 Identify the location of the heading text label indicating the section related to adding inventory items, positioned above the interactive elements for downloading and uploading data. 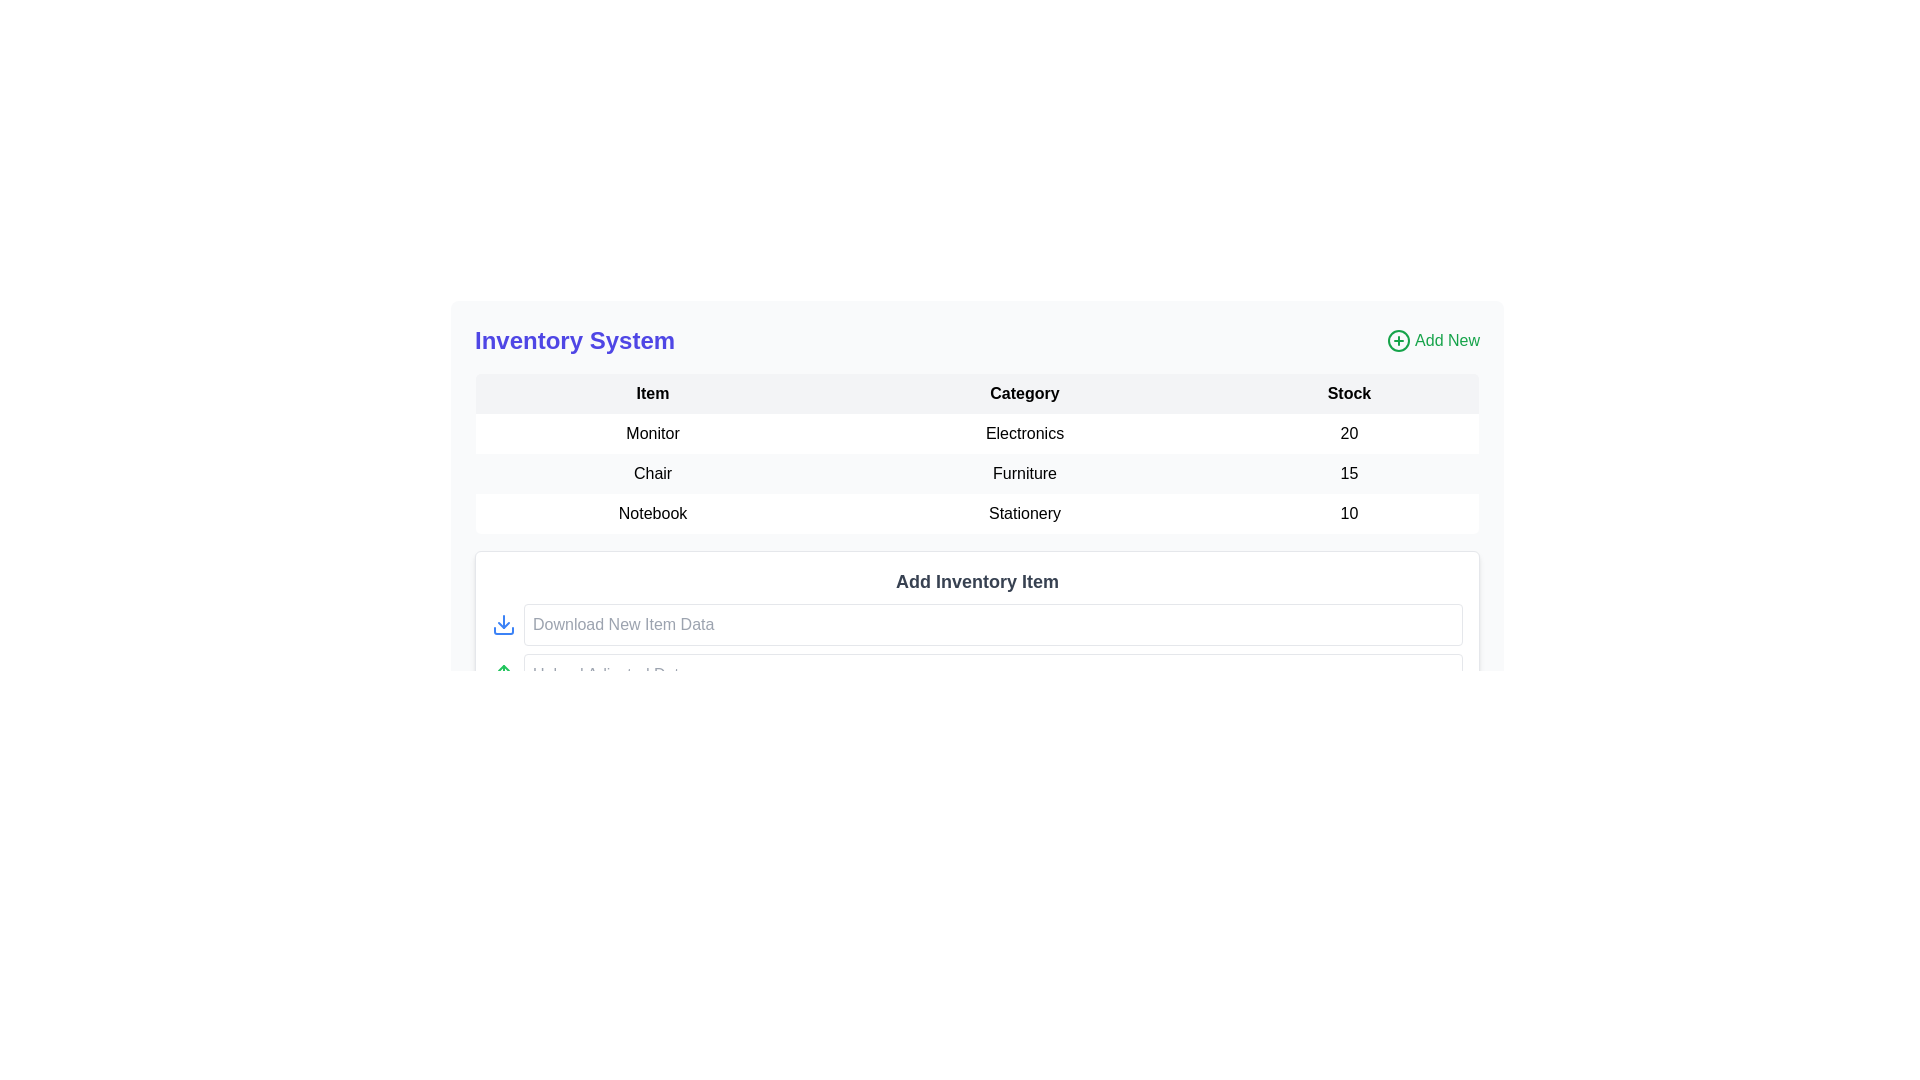
(977, 582).